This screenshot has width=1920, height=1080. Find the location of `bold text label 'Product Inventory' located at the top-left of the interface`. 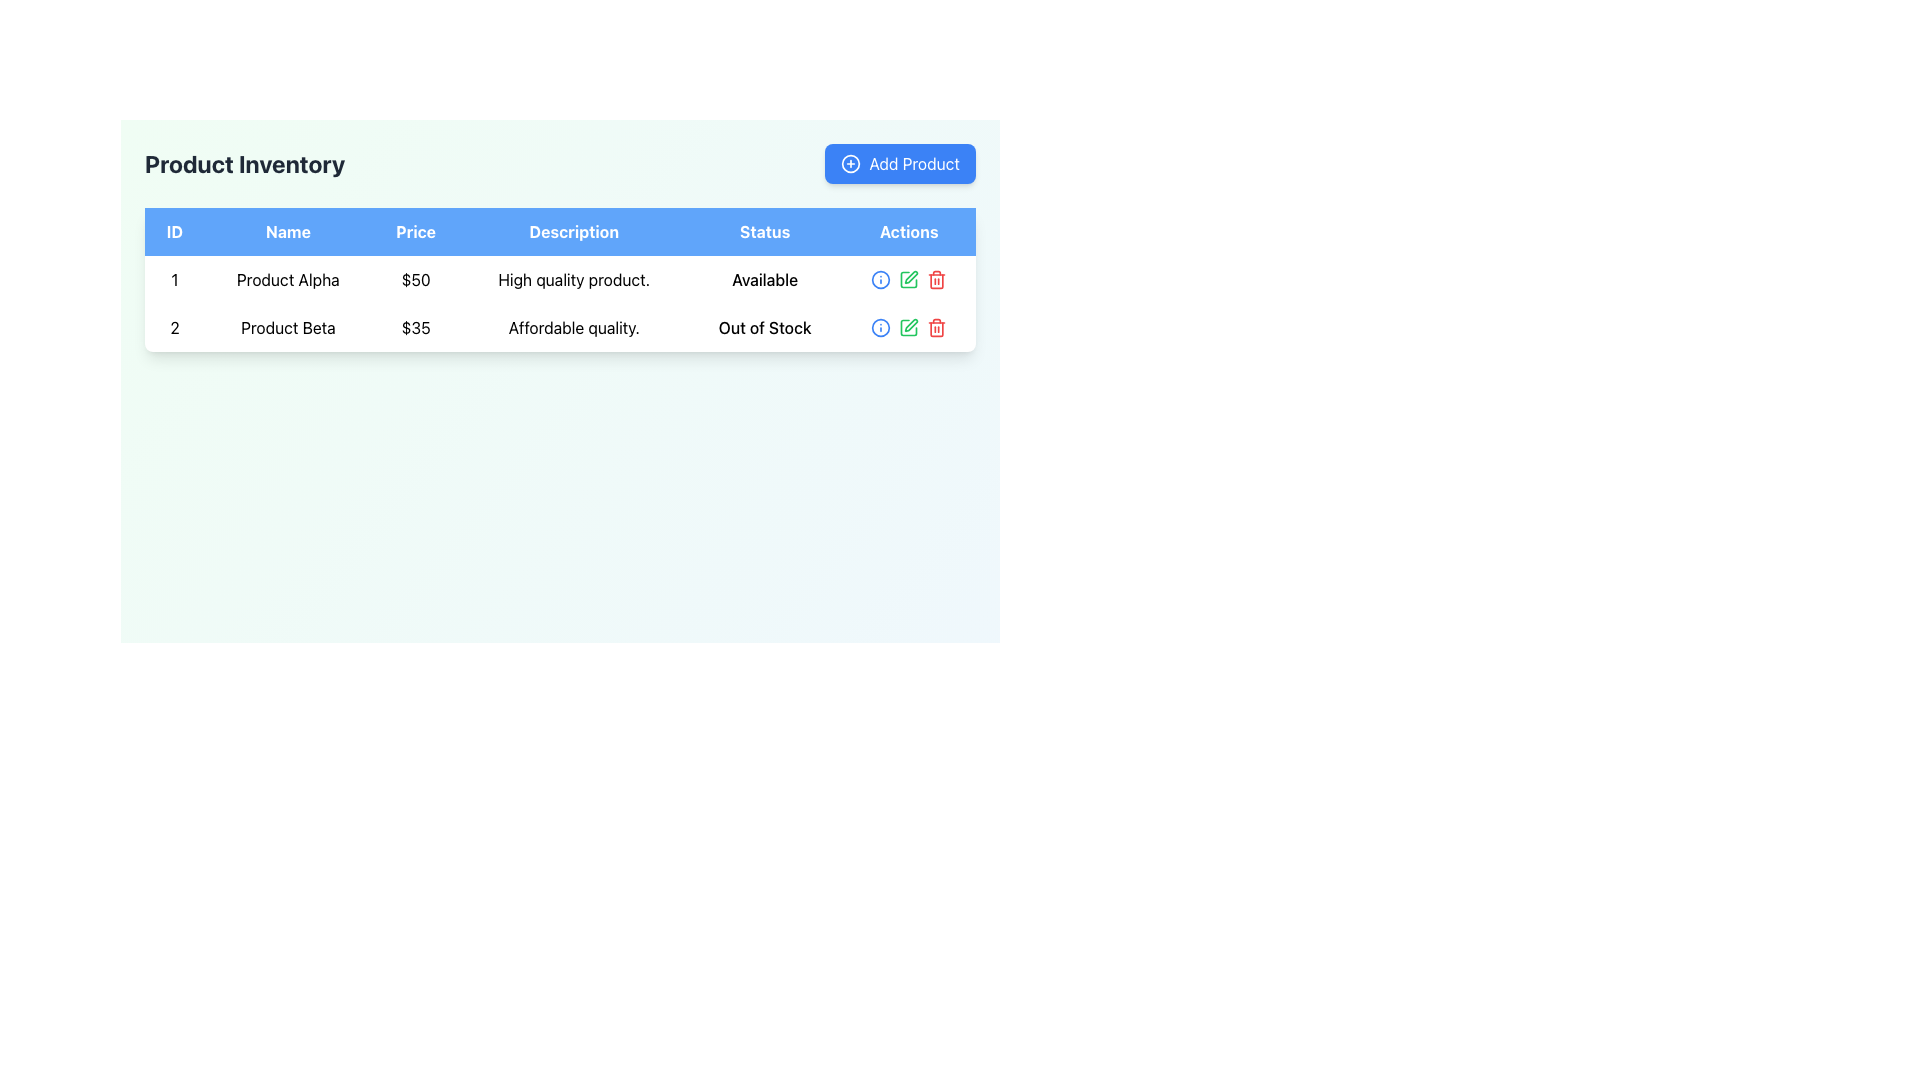

bold text label 'Product Inventory' located at the top-left of the interface is located at coordinates (244, 163).